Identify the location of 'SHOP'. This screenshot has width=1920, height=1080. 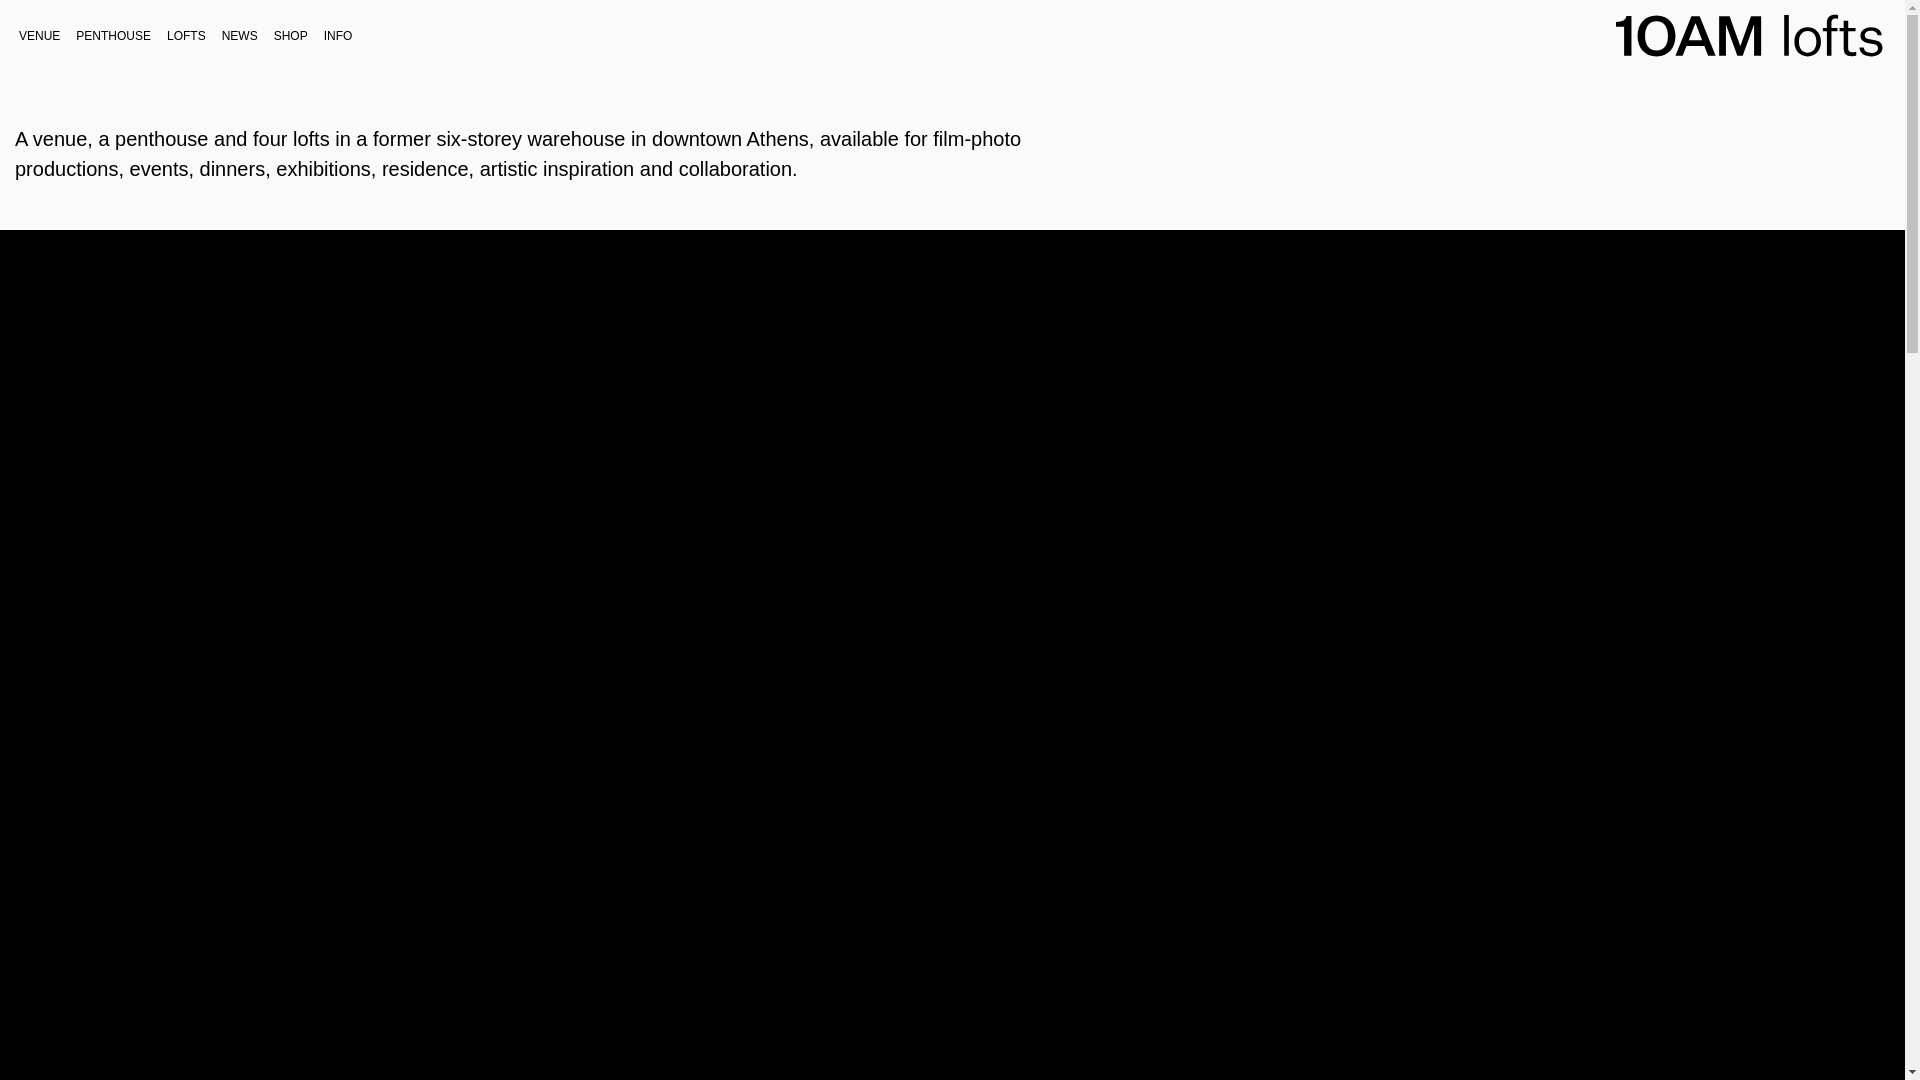
(264, 34).